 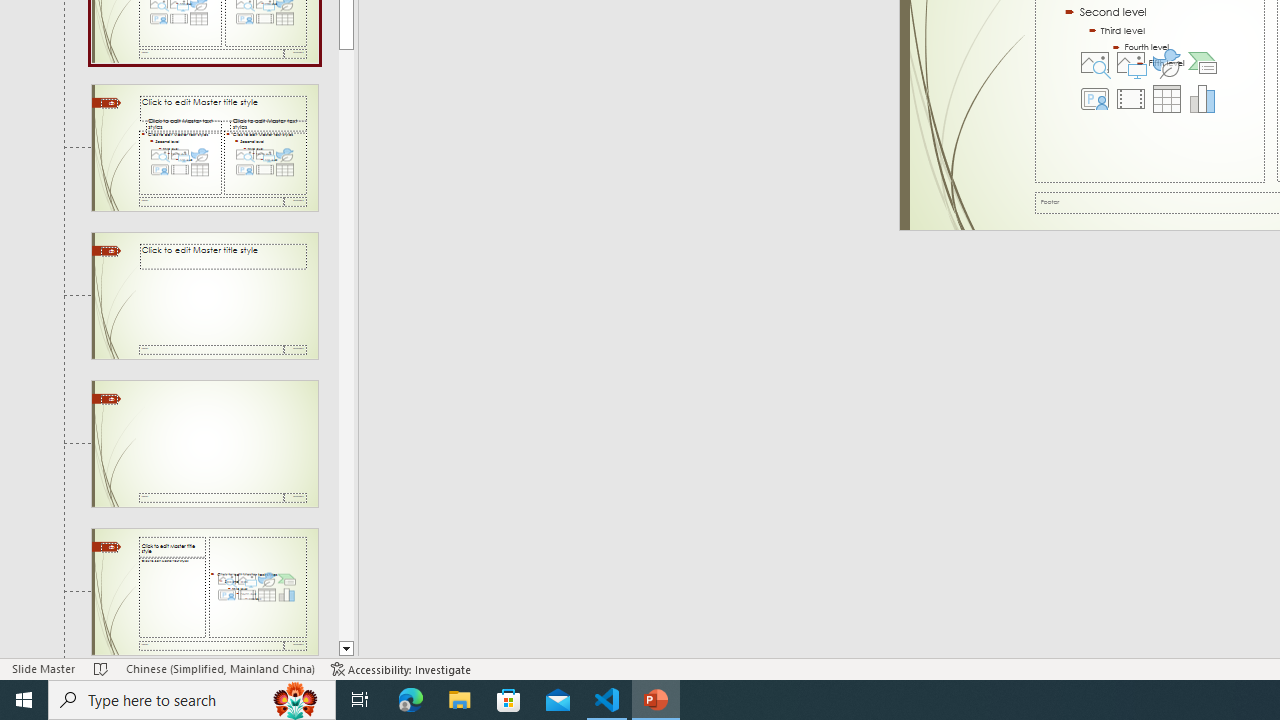 I want to click on 'Slide Two Content Layout: used by no slides', so click(x=204, y=146).